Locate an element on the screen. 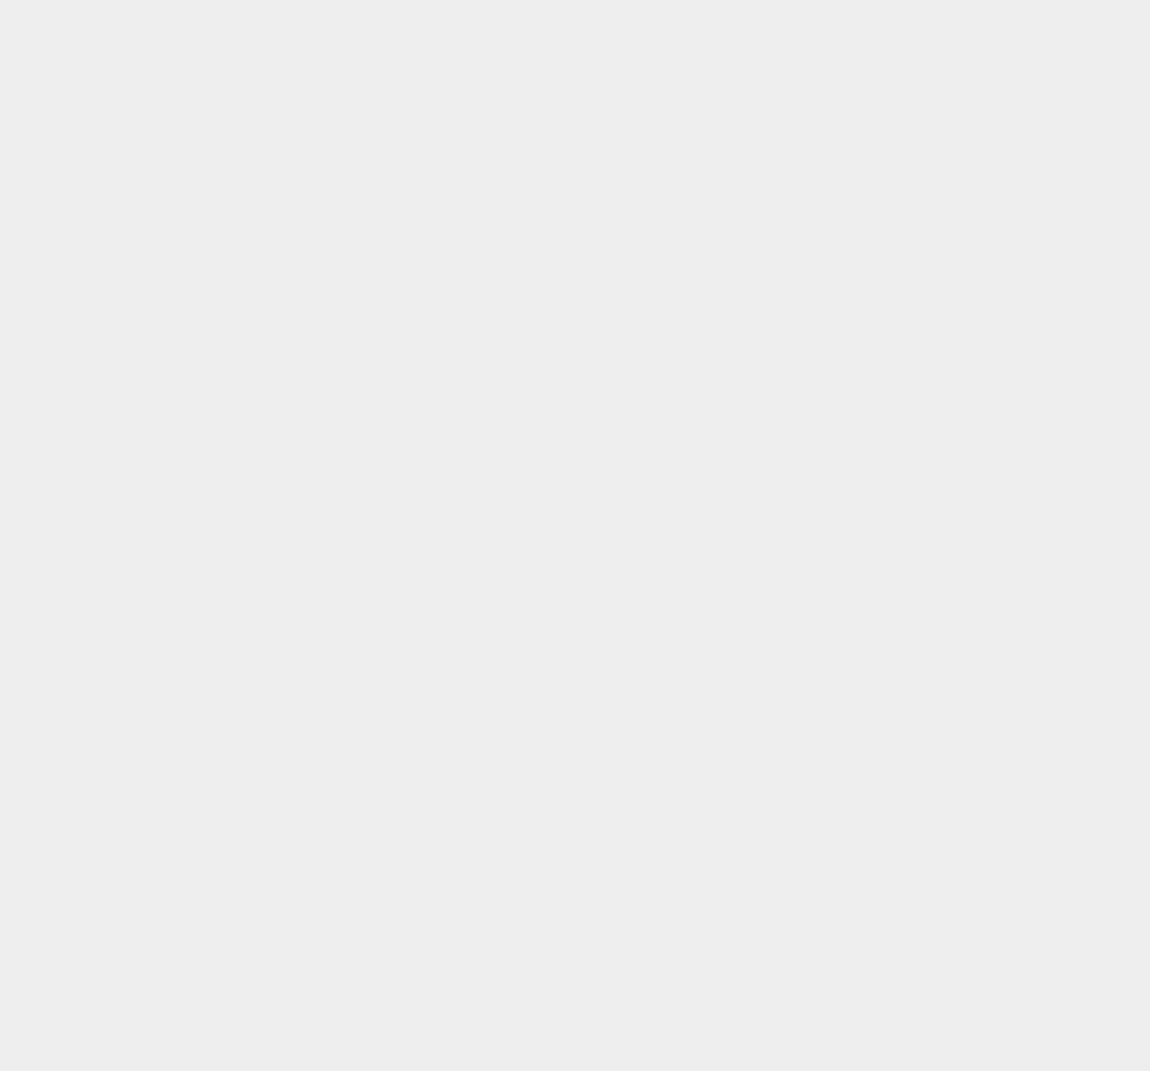 The image size is (1150, 1071). 'iOS Apps' is located at coordinates (839, 850).